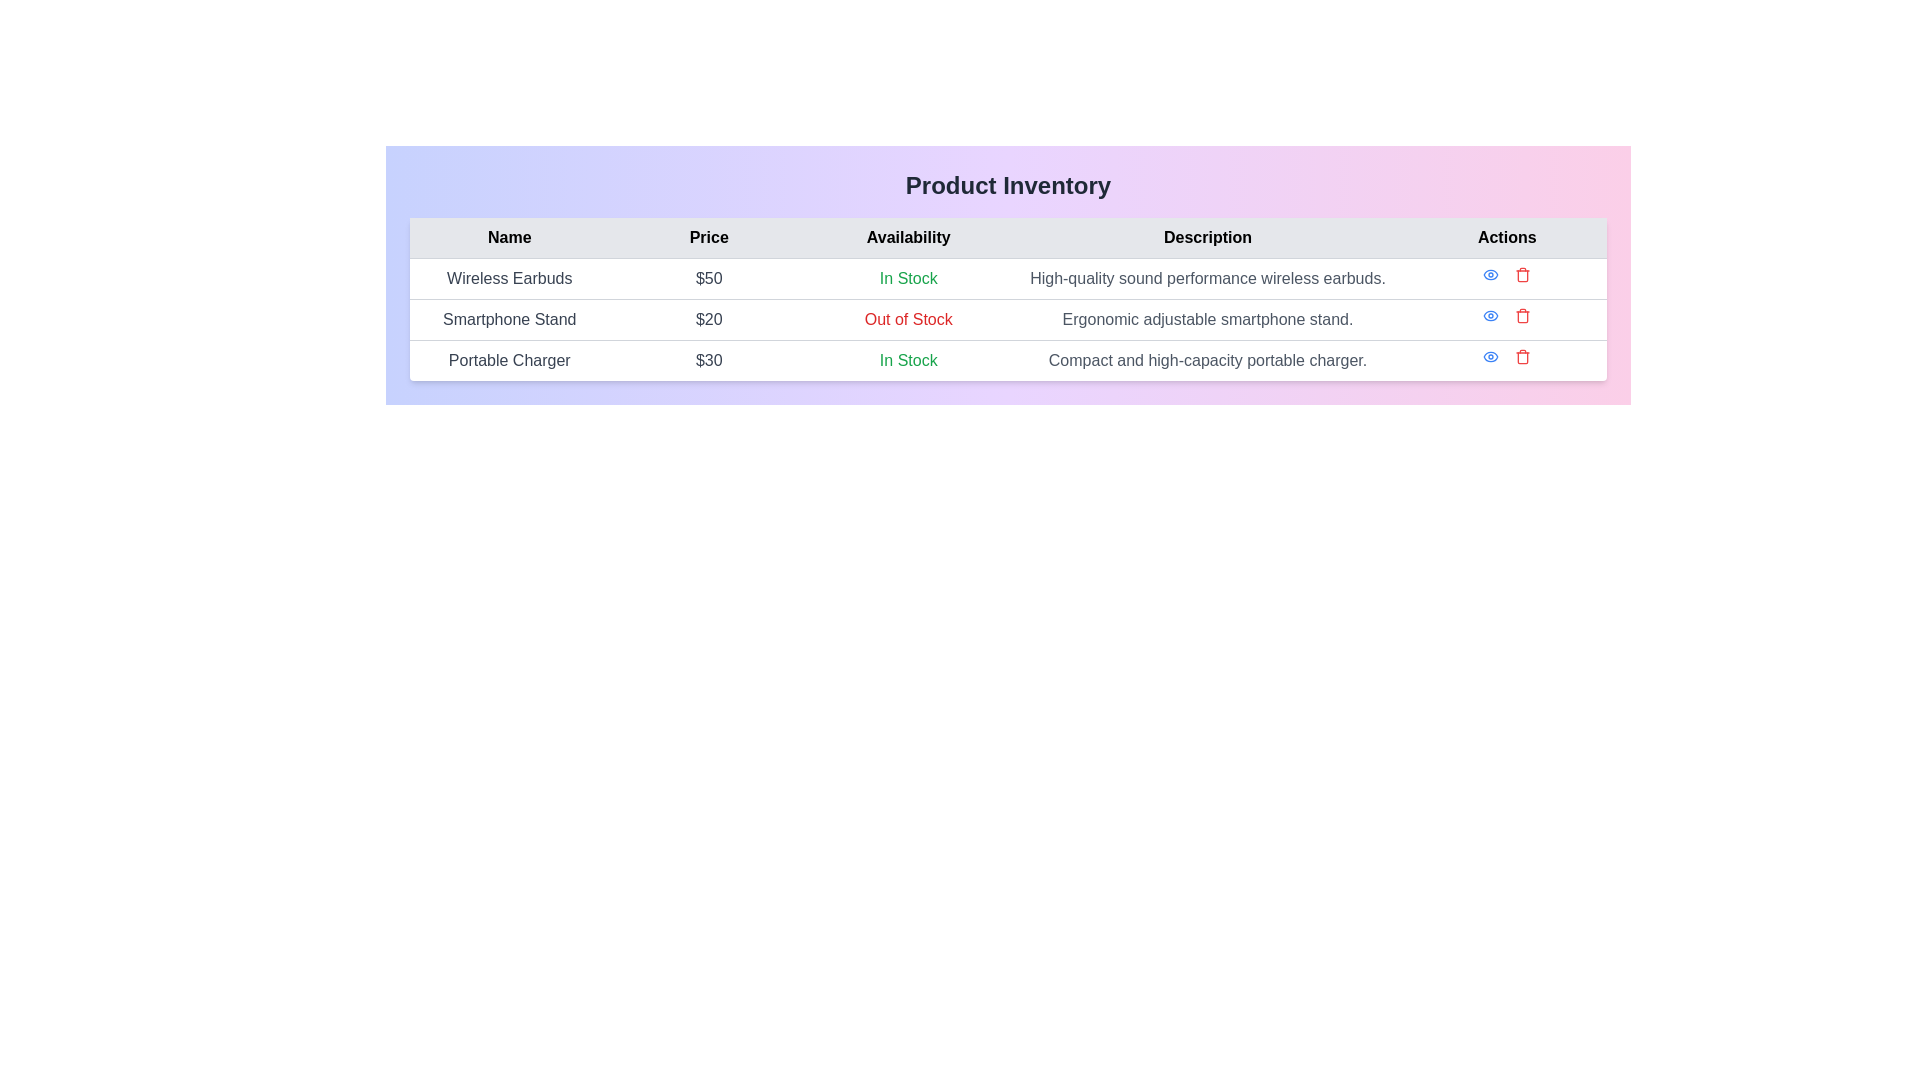 The height and width of the screenshot is (1080, 1920). Describe the element at coordinates (1207, 358) in the screenshot. I see `the text block displaying 'Compact and high-capacity portable charger' in the 'Description' column of the inventory table` at that location.